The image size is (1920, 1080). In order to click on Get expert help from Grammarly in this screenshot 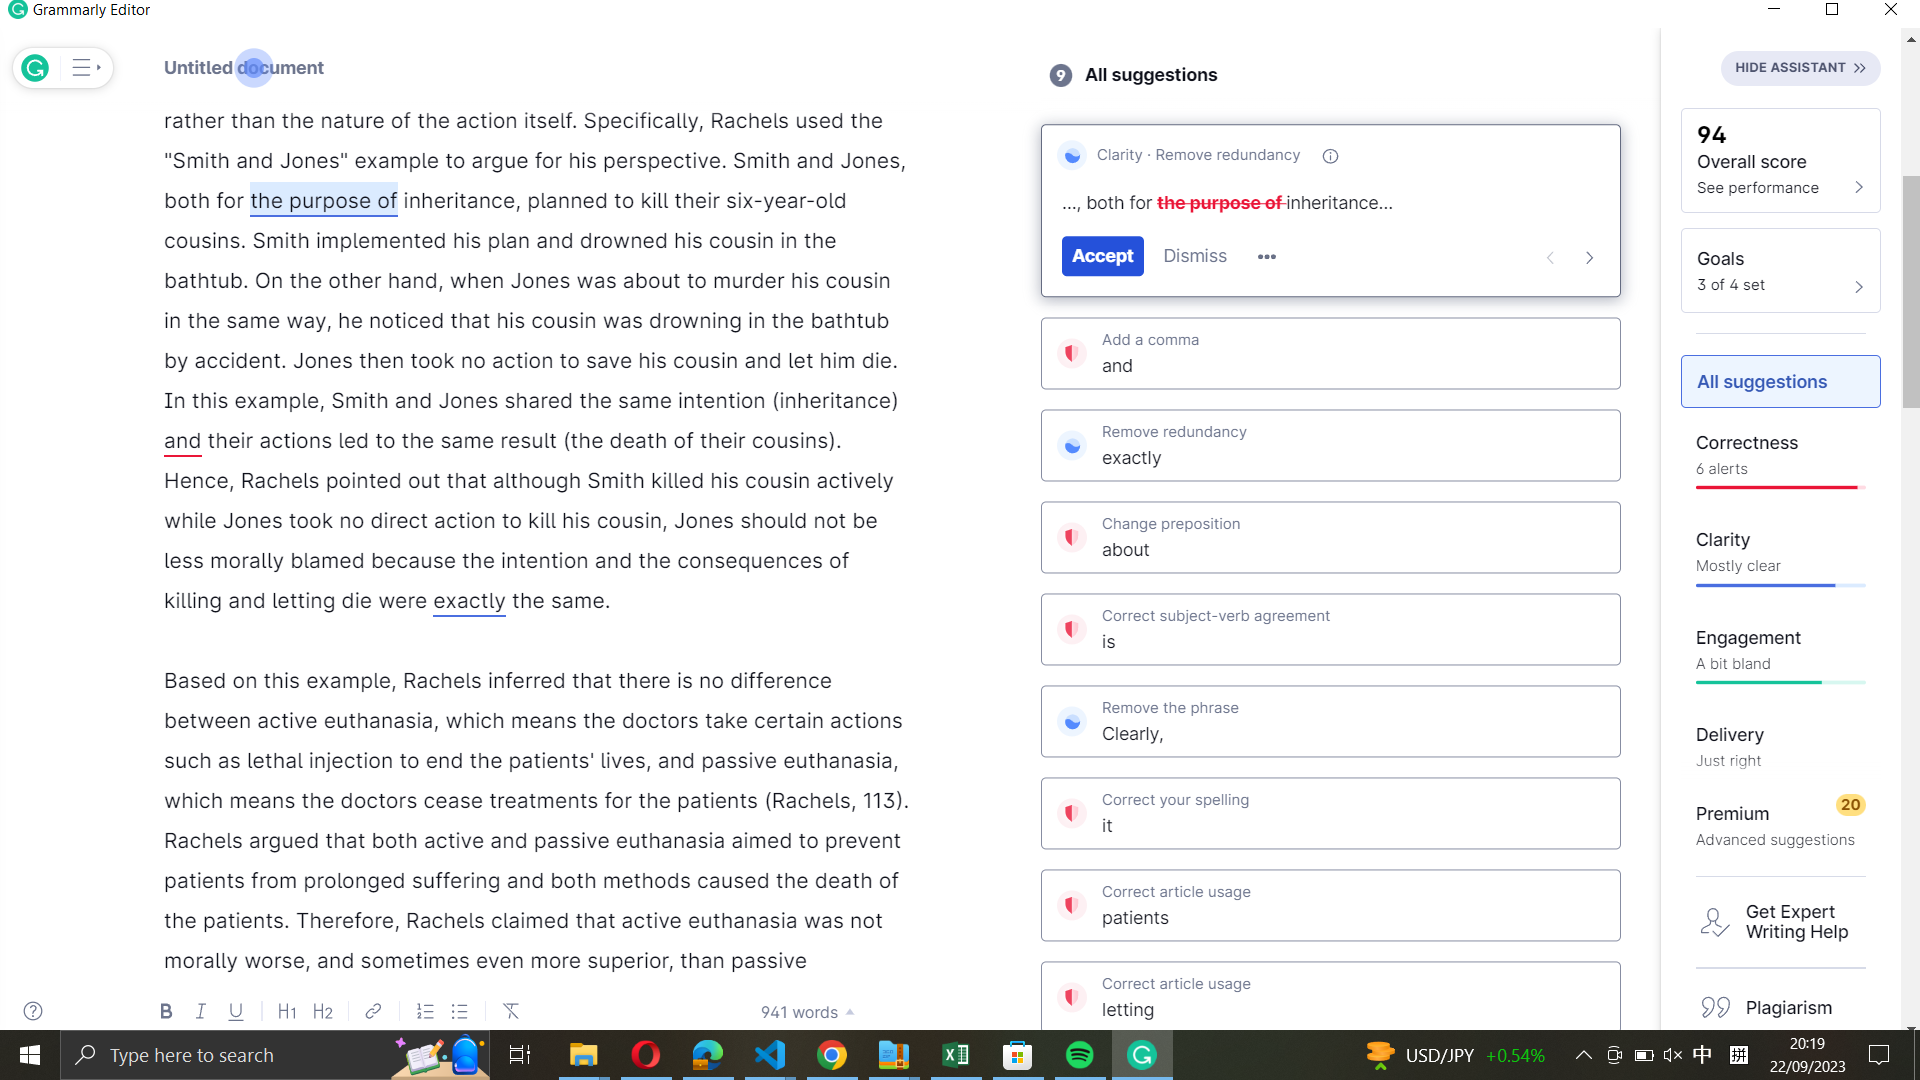, I will do `click(1782, 921)`.